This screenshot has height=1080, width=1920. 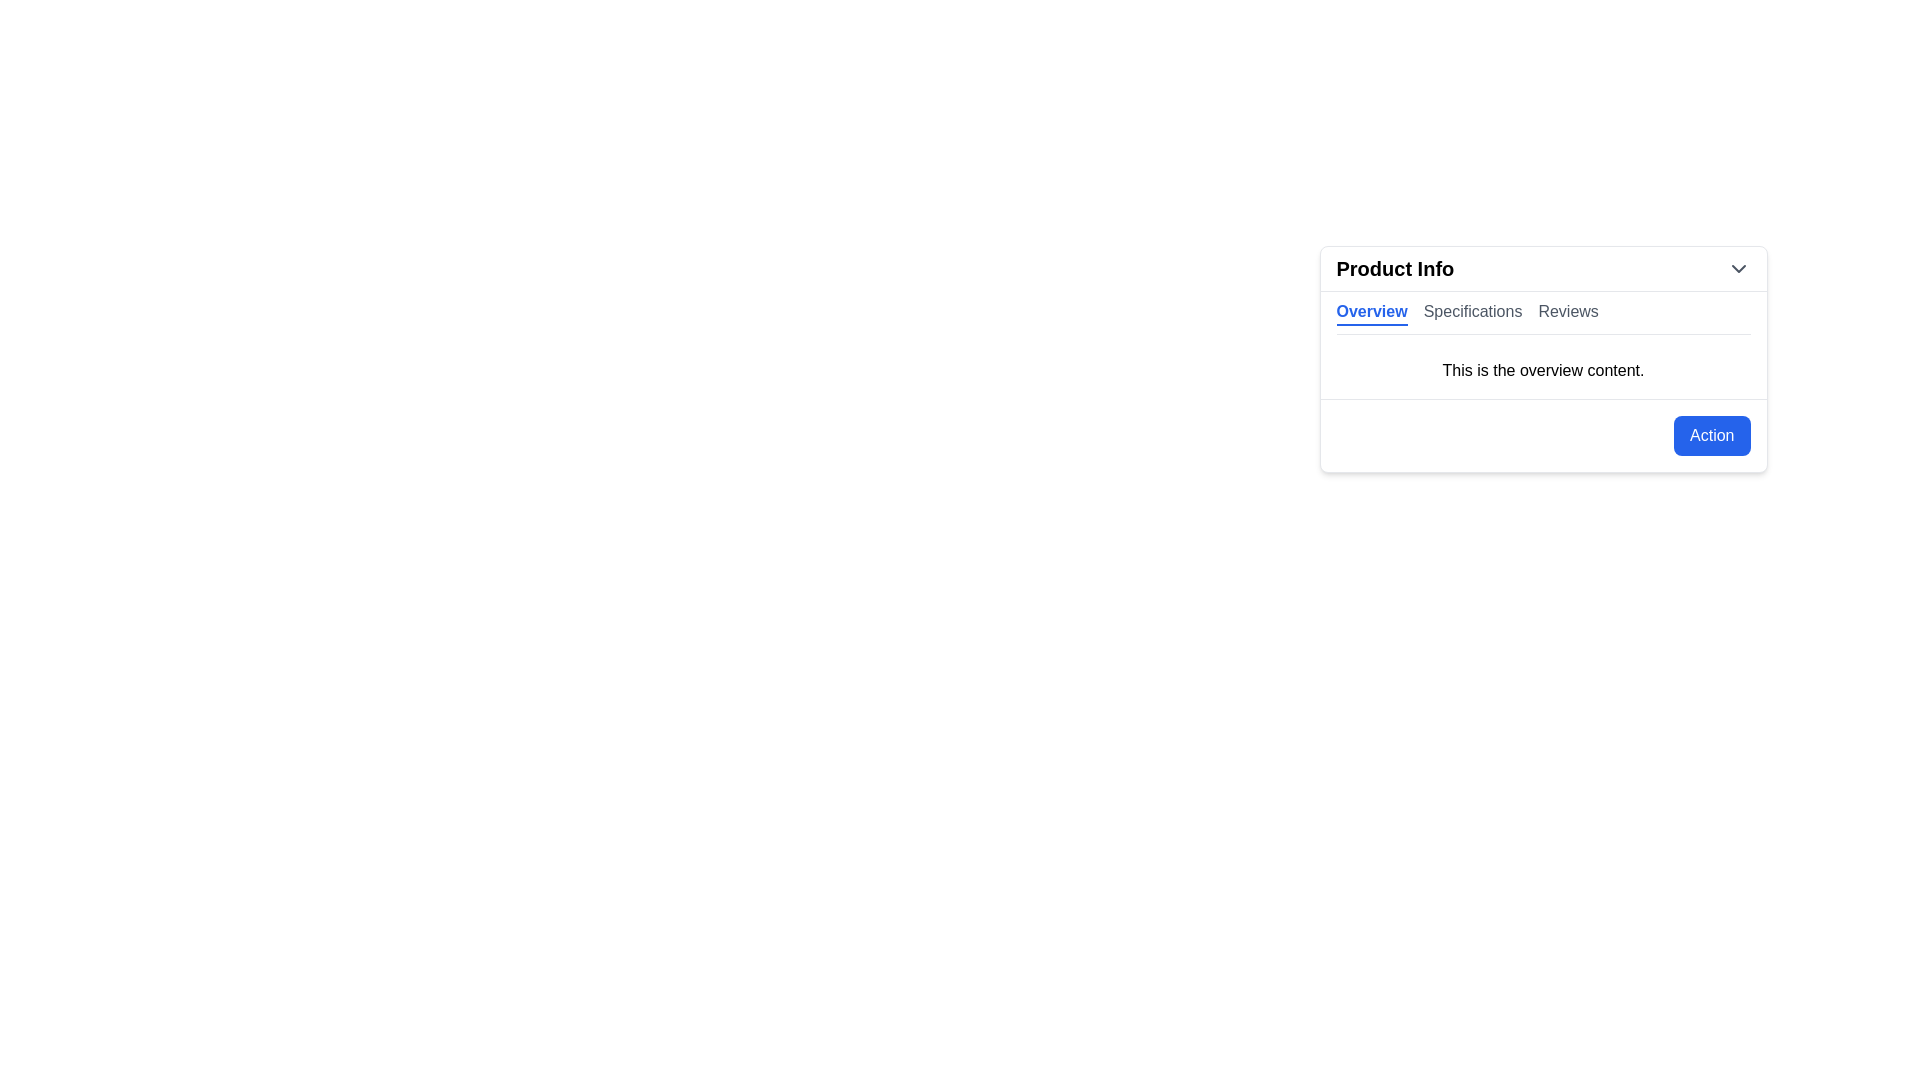 I want to click on the tab bar located at the top center of the 'Product Info' card, so click(x=1542, y=316).